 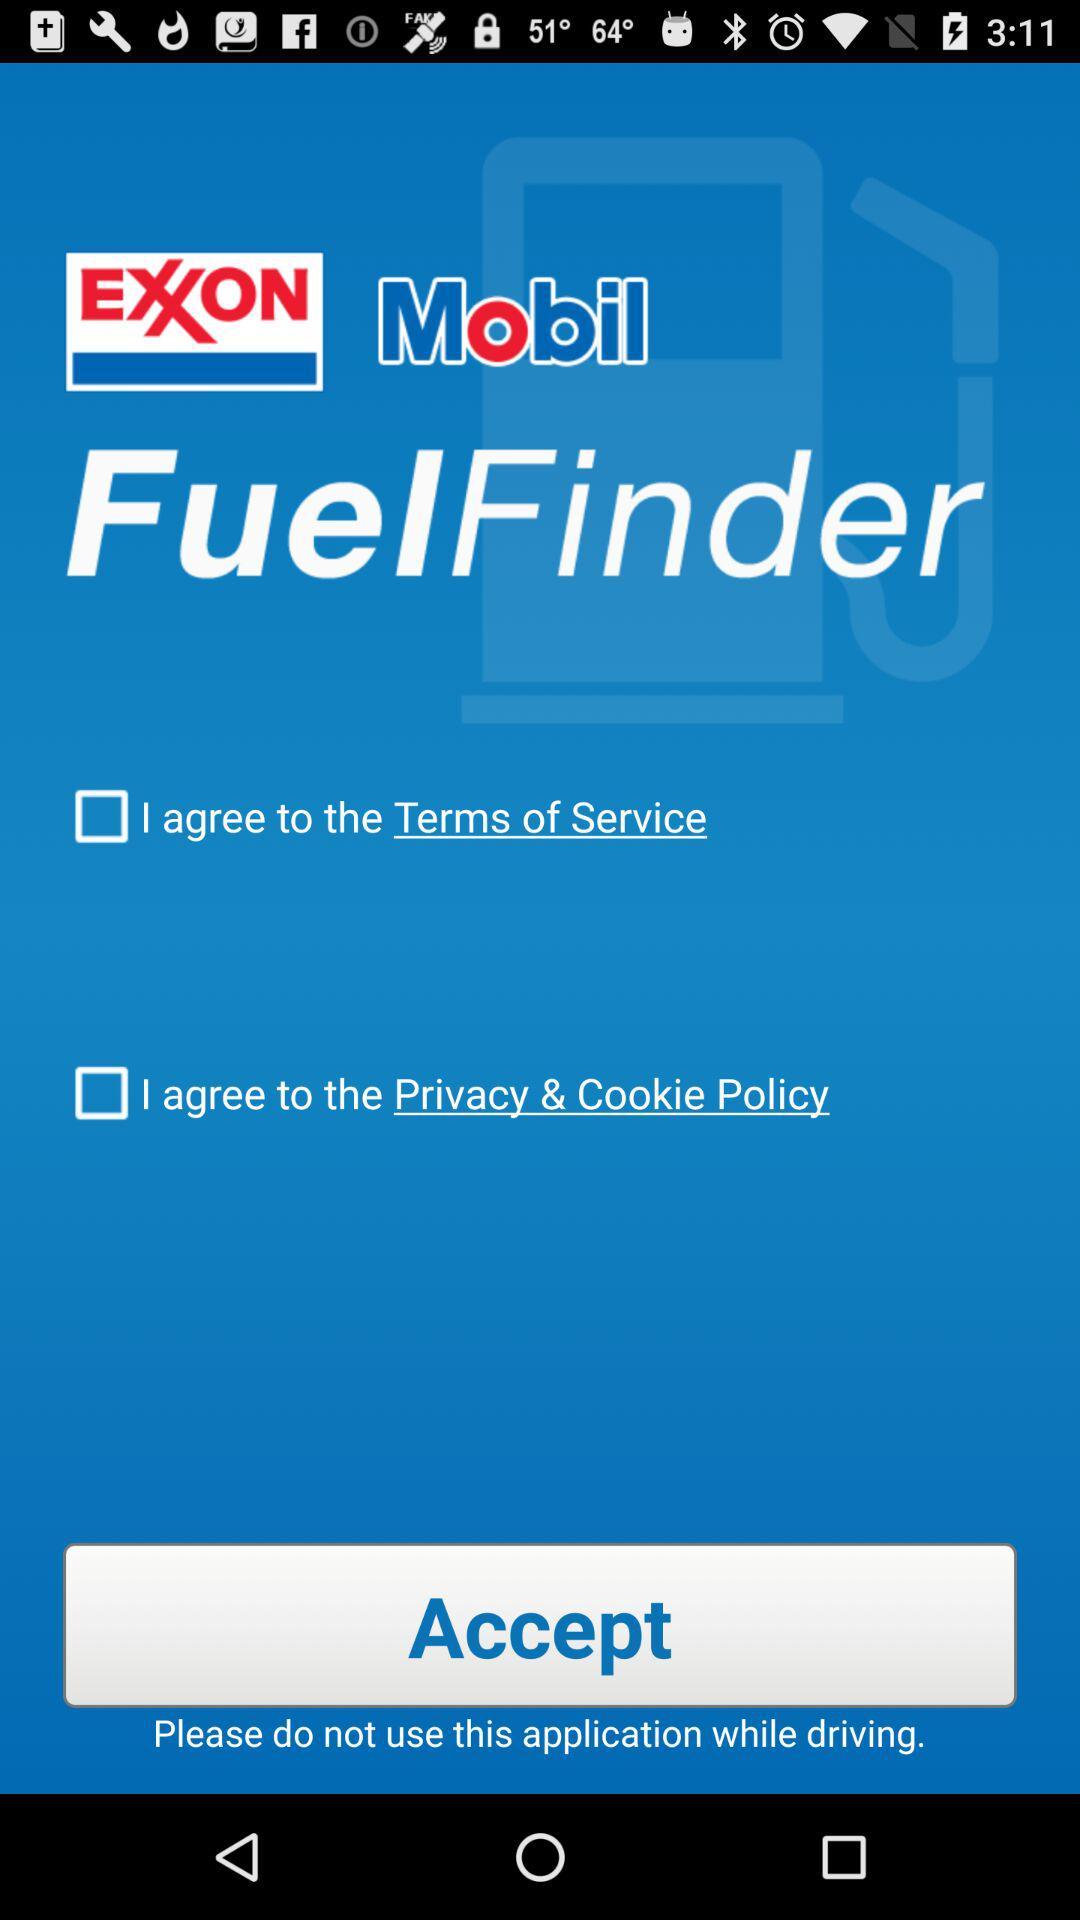 What do you see at coordinates (540, 1625) in the screenshot?
I see `the accept icon` at bounding box center [540, 1625].